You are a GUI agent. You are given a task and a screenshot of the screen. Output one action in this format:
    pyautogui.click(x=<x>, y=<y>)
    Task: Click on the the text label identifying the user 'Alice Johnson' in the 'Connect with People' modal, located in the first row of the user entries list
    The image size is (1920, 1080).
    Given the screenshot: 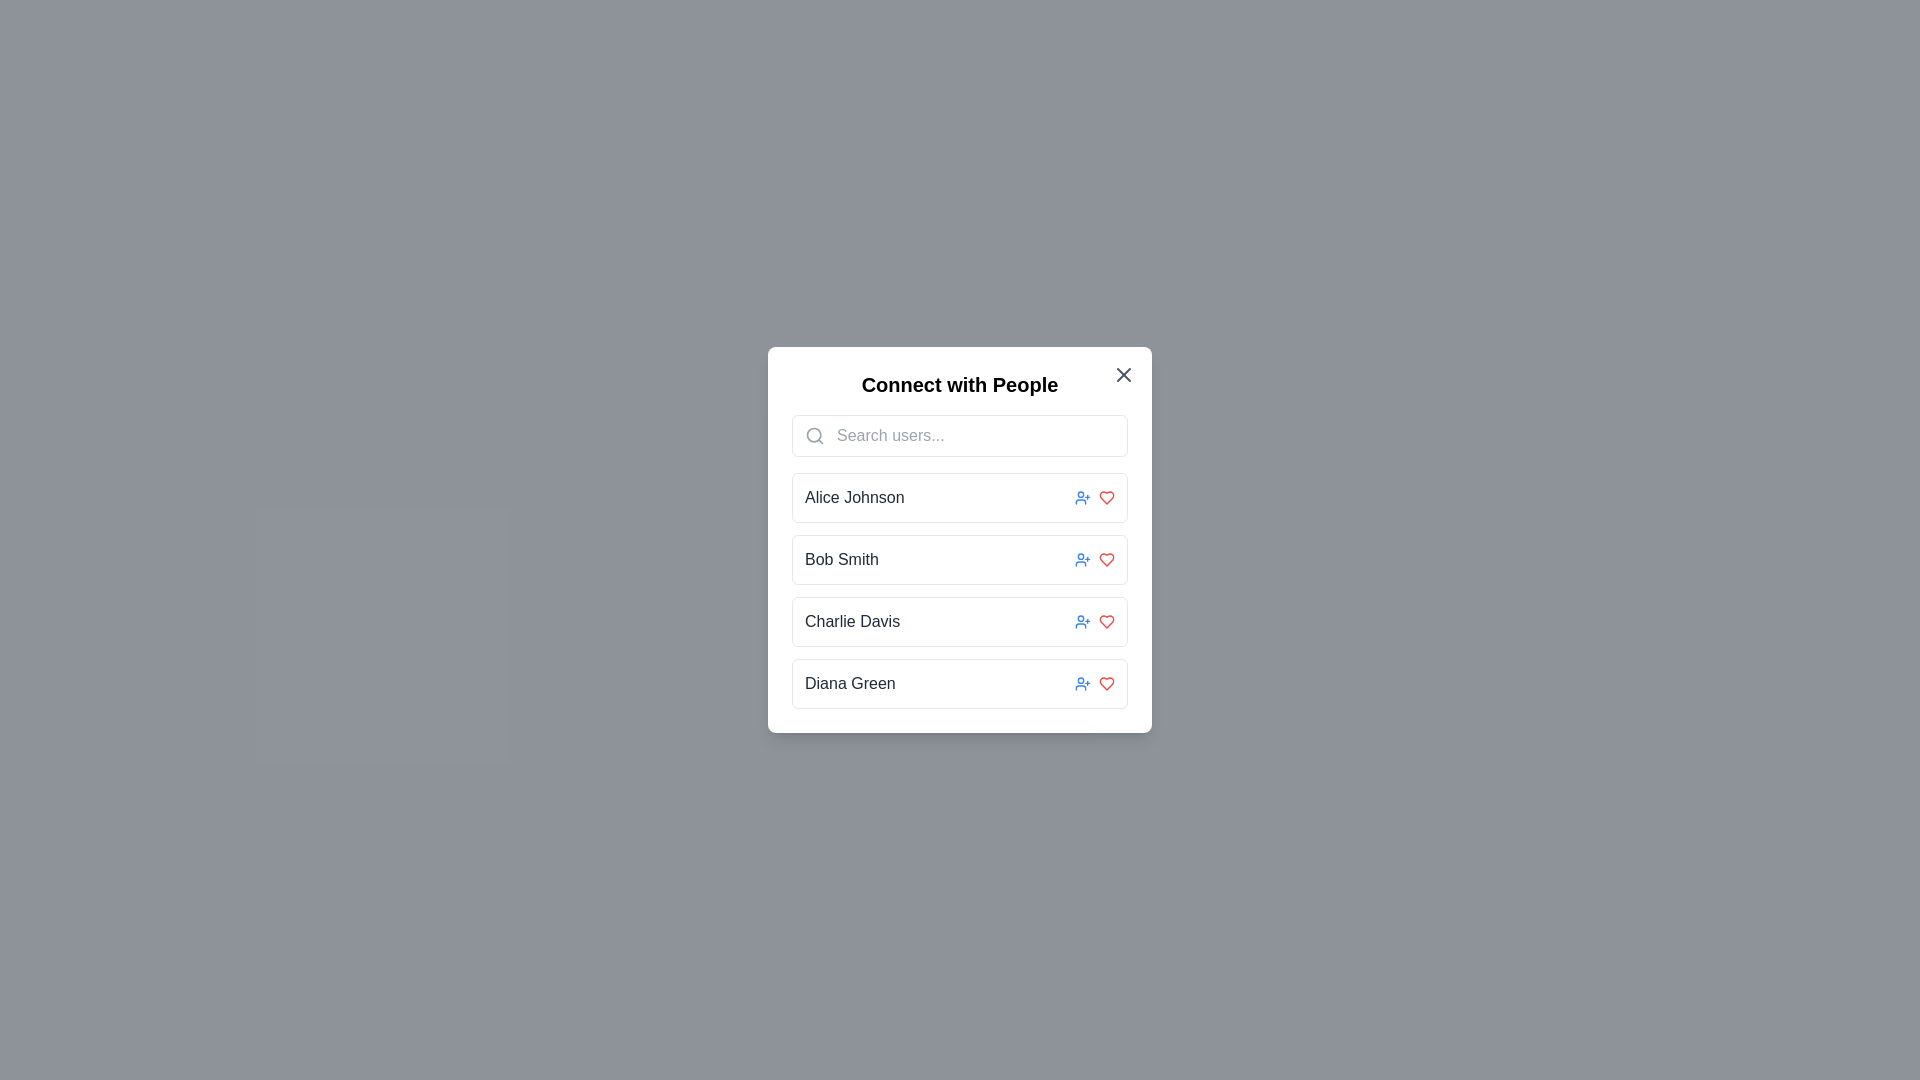 What is the action you would take?
    pyautogui.click(x=854, y=496)
    